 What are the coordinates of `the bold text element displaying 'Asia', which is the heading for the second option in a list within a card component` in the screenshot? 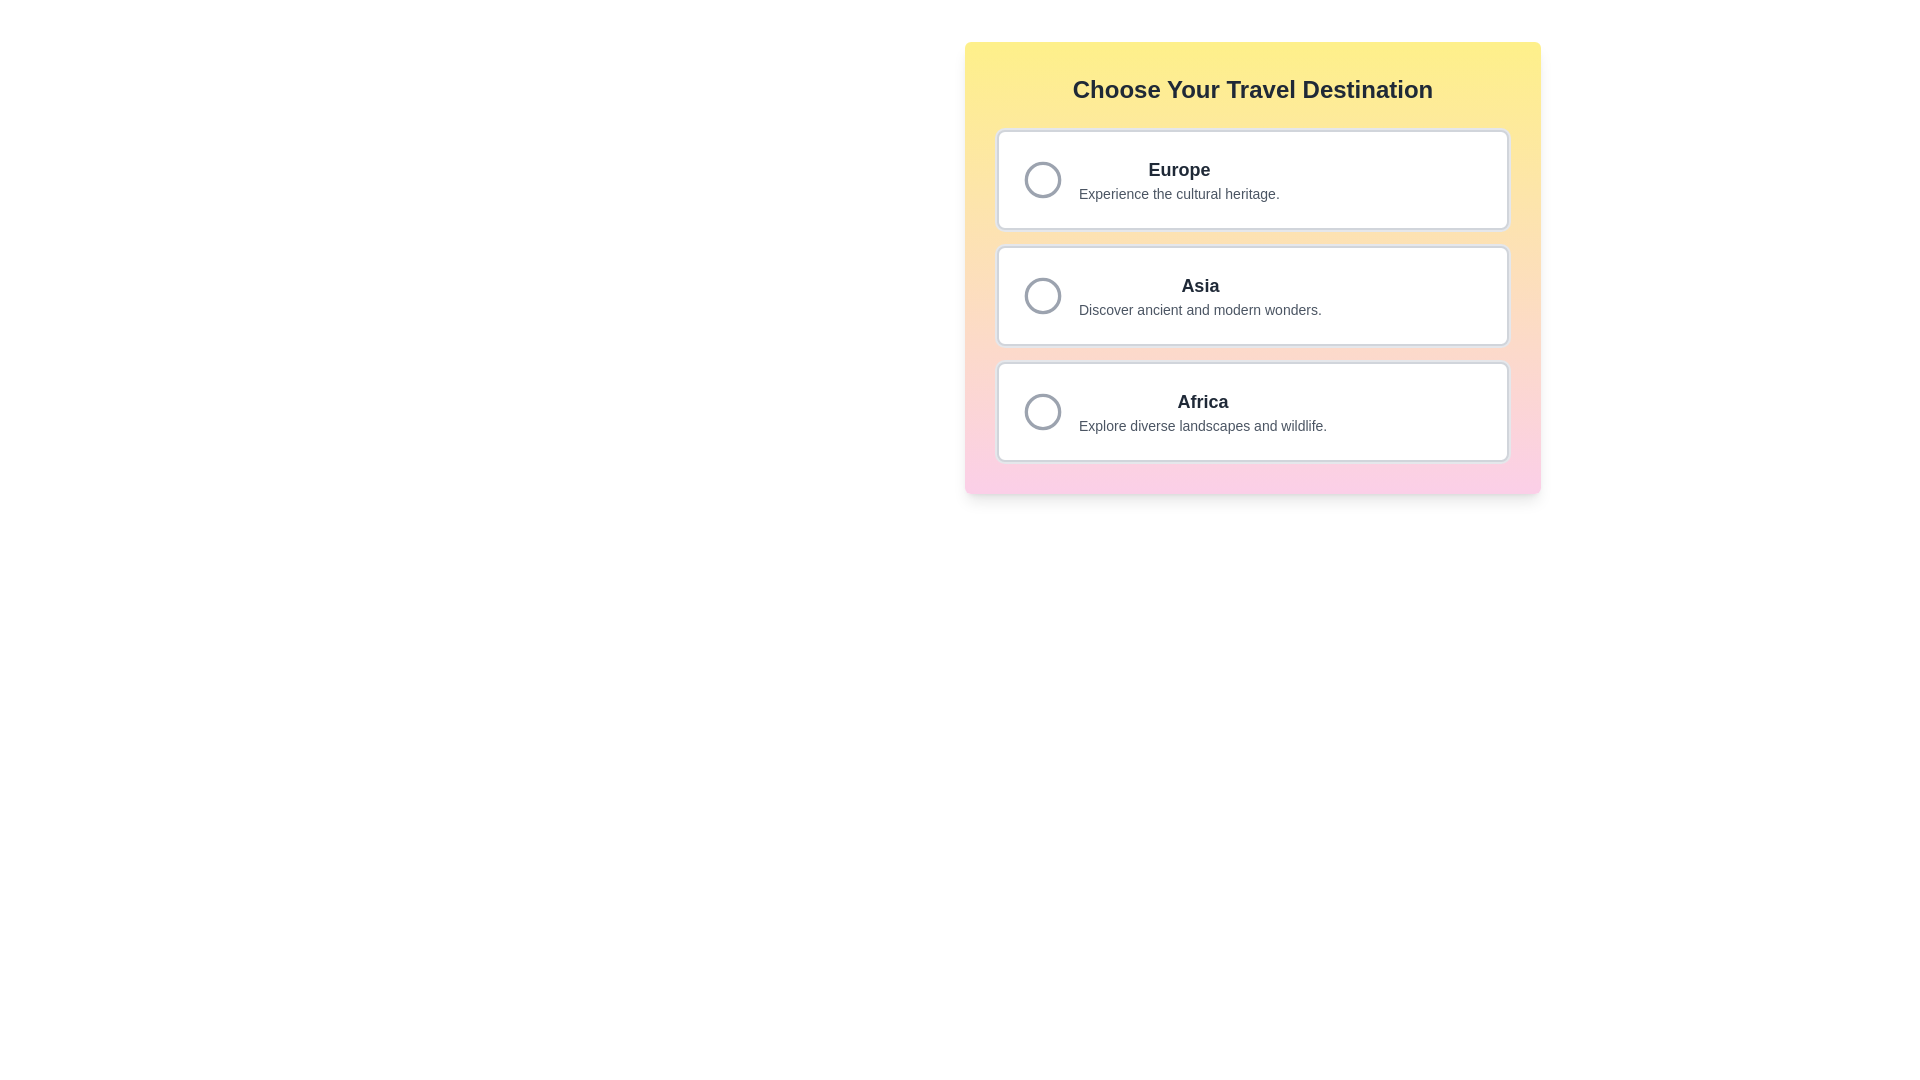 It's located at (1200, 285).